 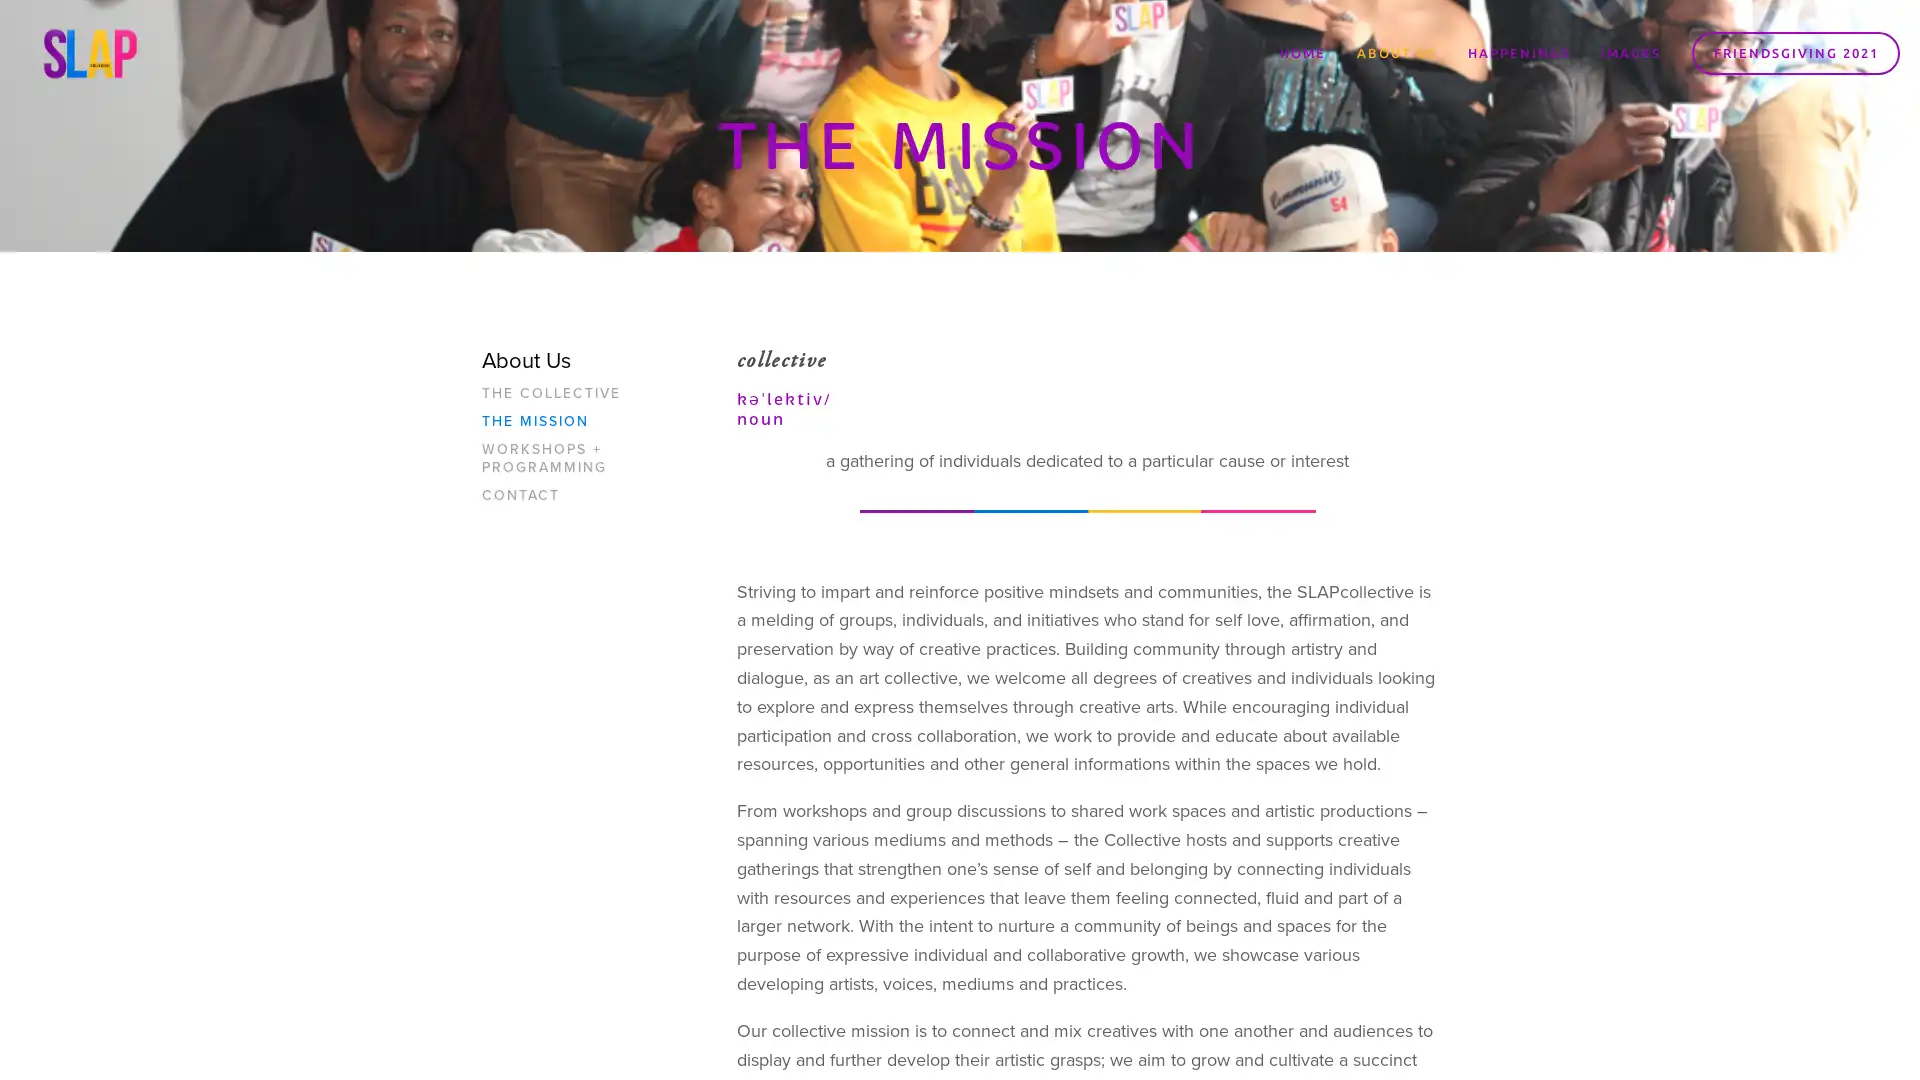 I want to click on Close, so click(x=1255, y=310).